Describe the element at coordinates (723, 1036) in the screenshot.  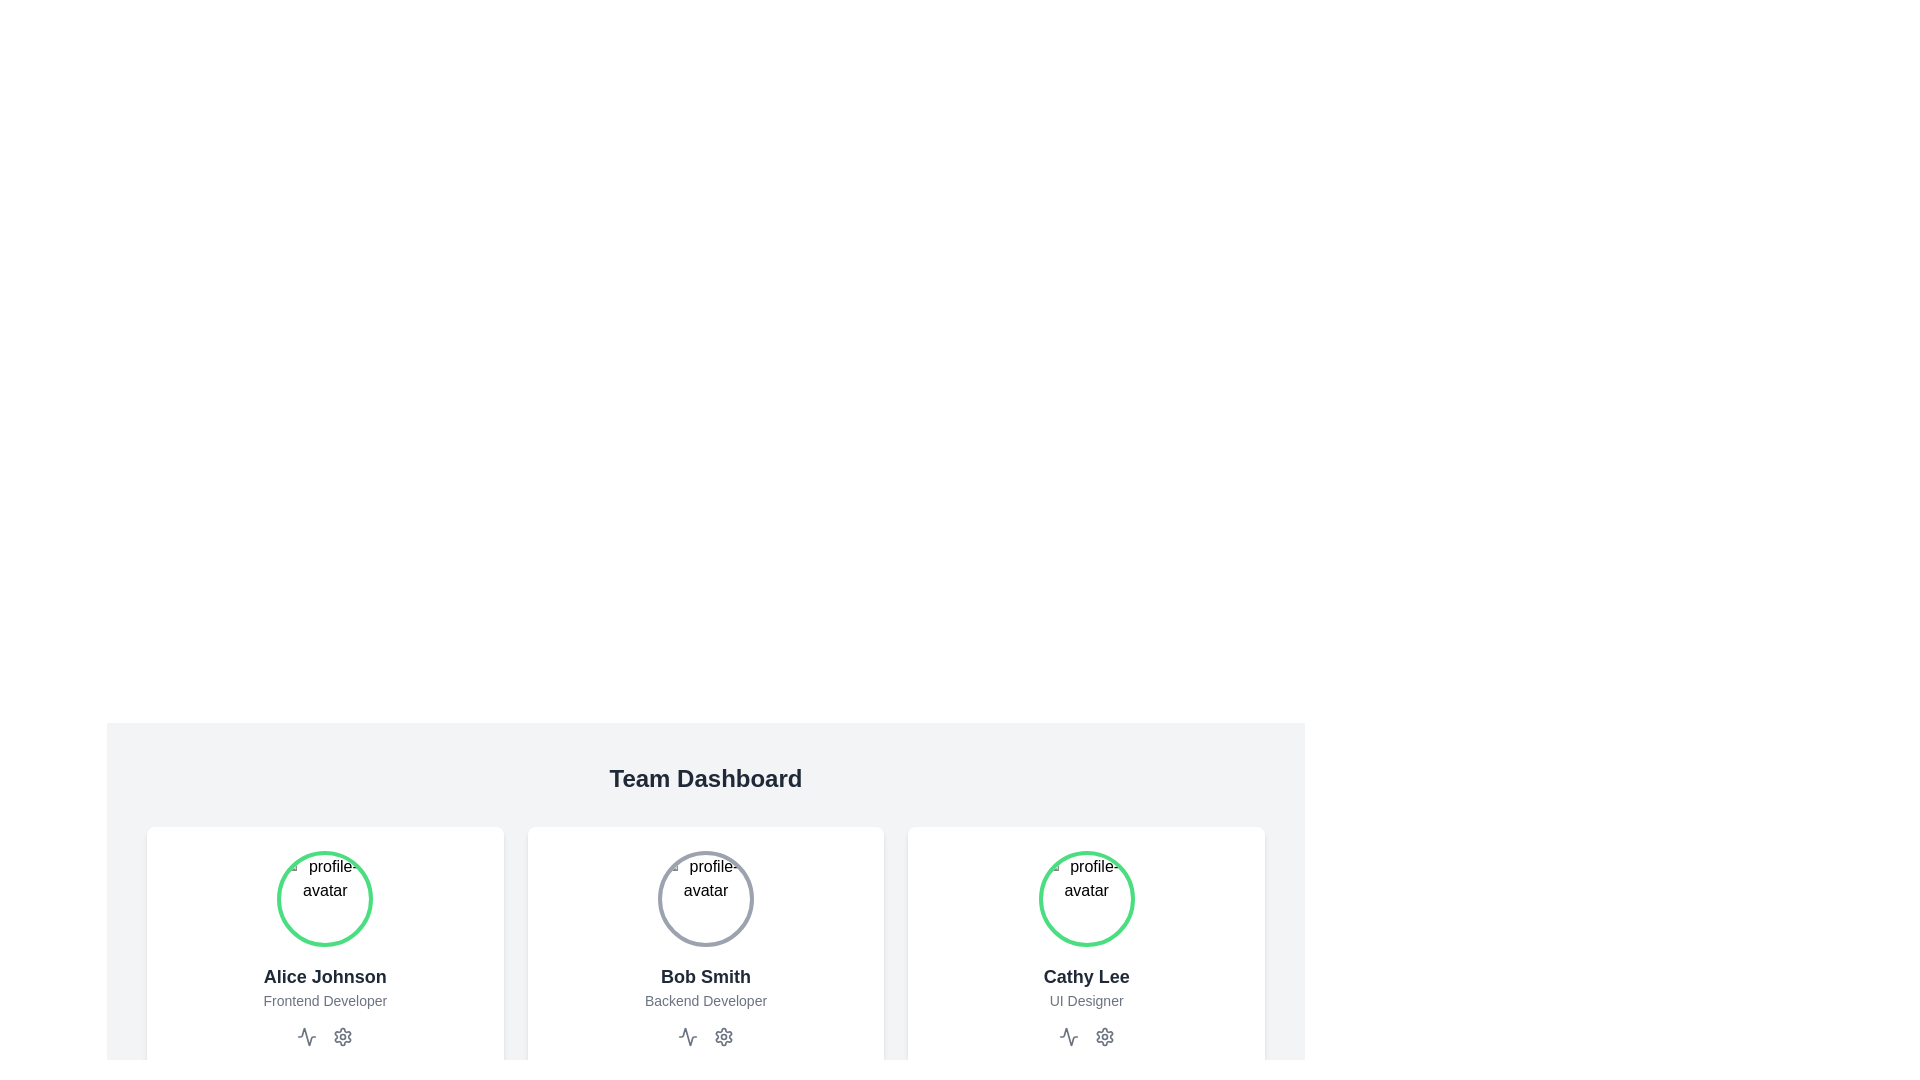
I see `the settings button for user 'Bob Smith' to change its color` at that location.